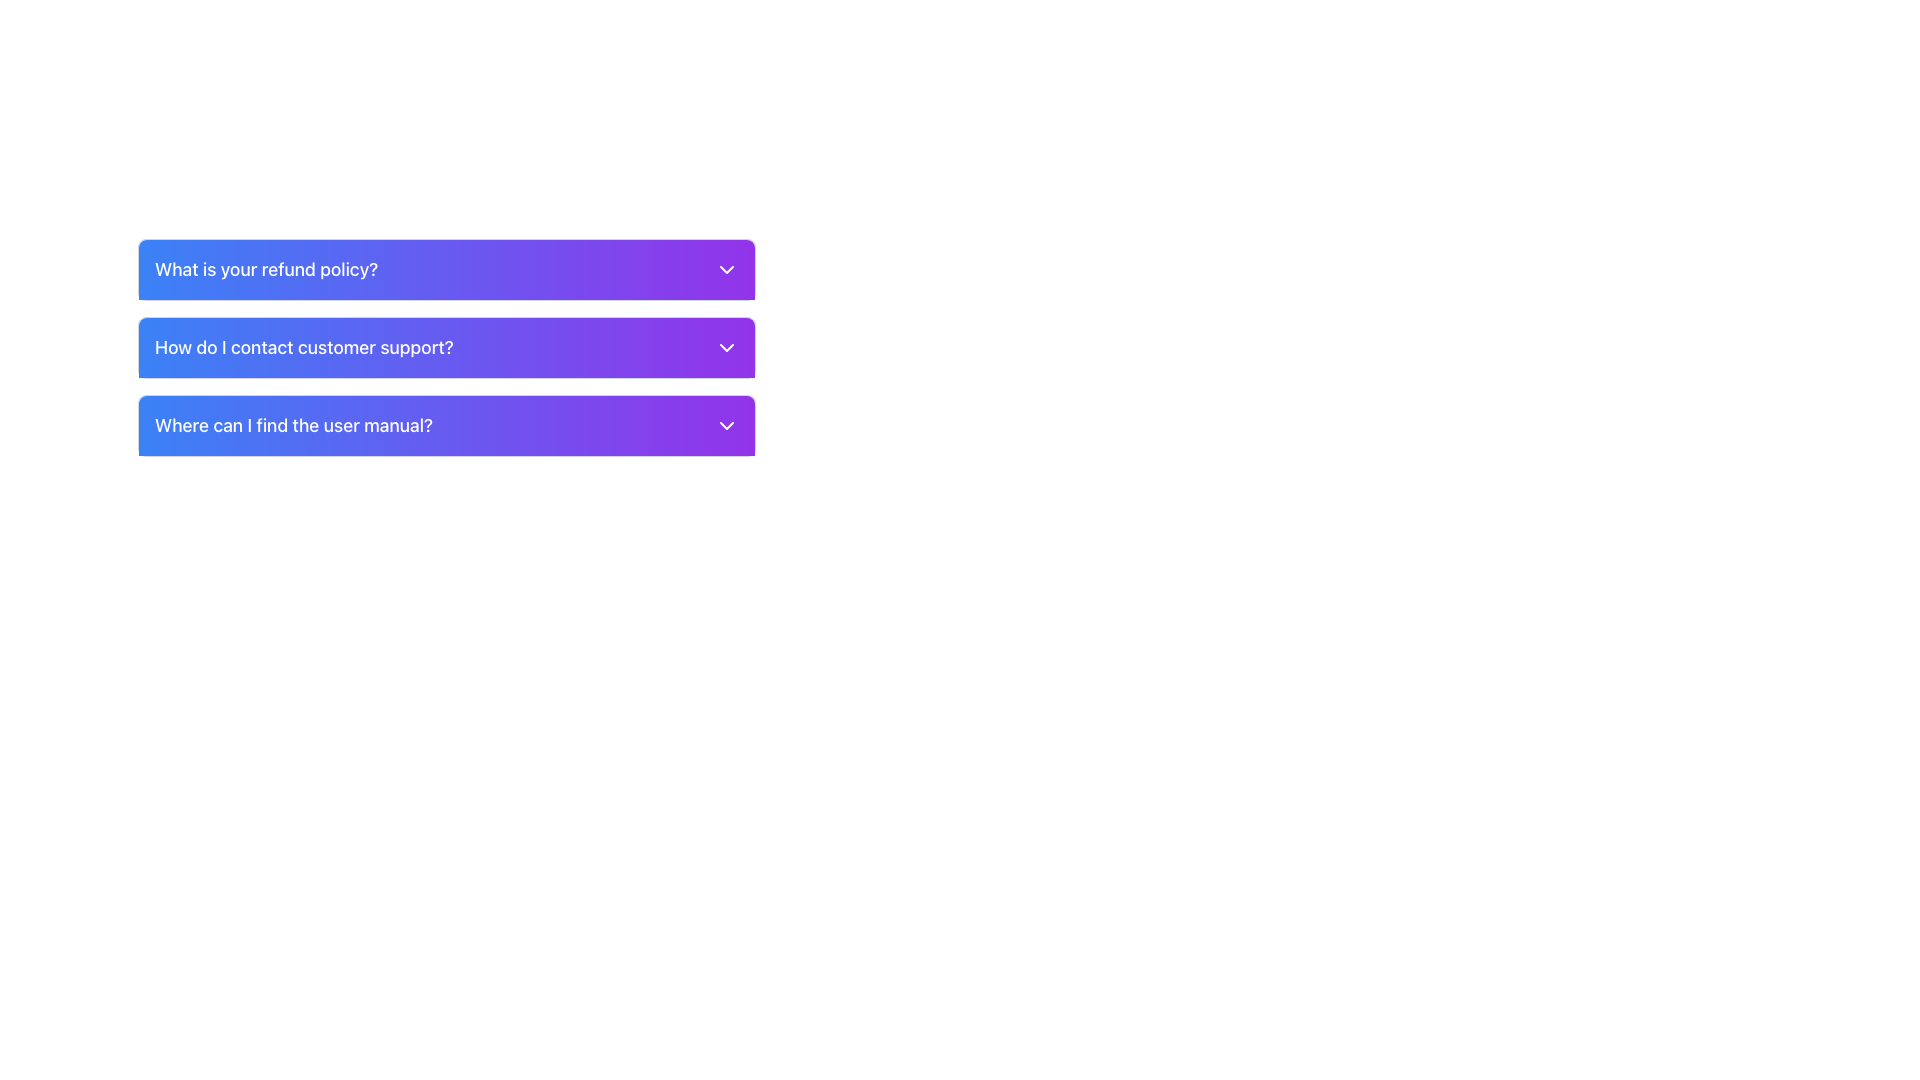  Describe the element at coordinates (292, 424) in the screenshot. I see `text label displaying 'Where can I find the user manual?' which is located in the third row of a vertically stacked list, set against a gradient background` at that location.